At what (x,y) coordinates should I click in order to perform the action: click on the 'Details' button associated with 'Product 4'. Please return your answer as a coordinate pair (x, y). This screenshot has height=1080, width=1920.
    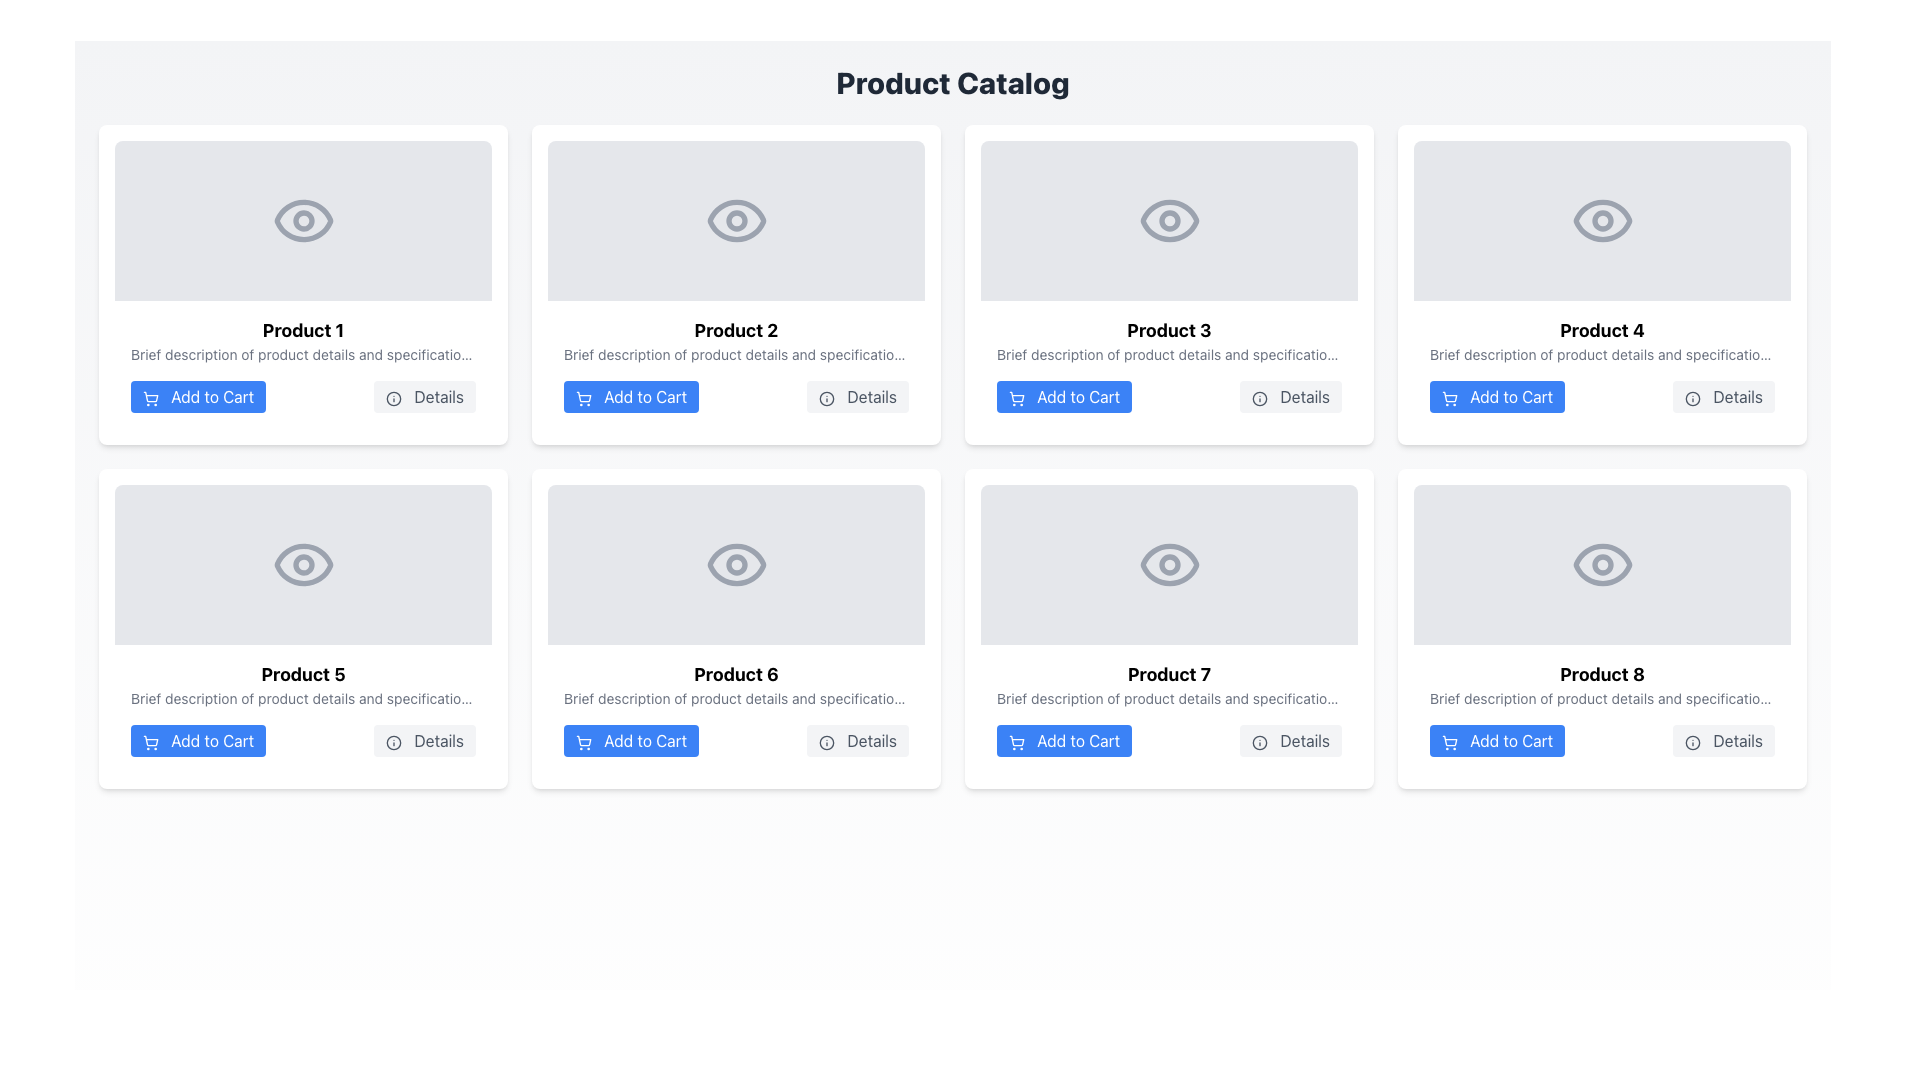
    Looking at the image, I should click on (1692, 398).